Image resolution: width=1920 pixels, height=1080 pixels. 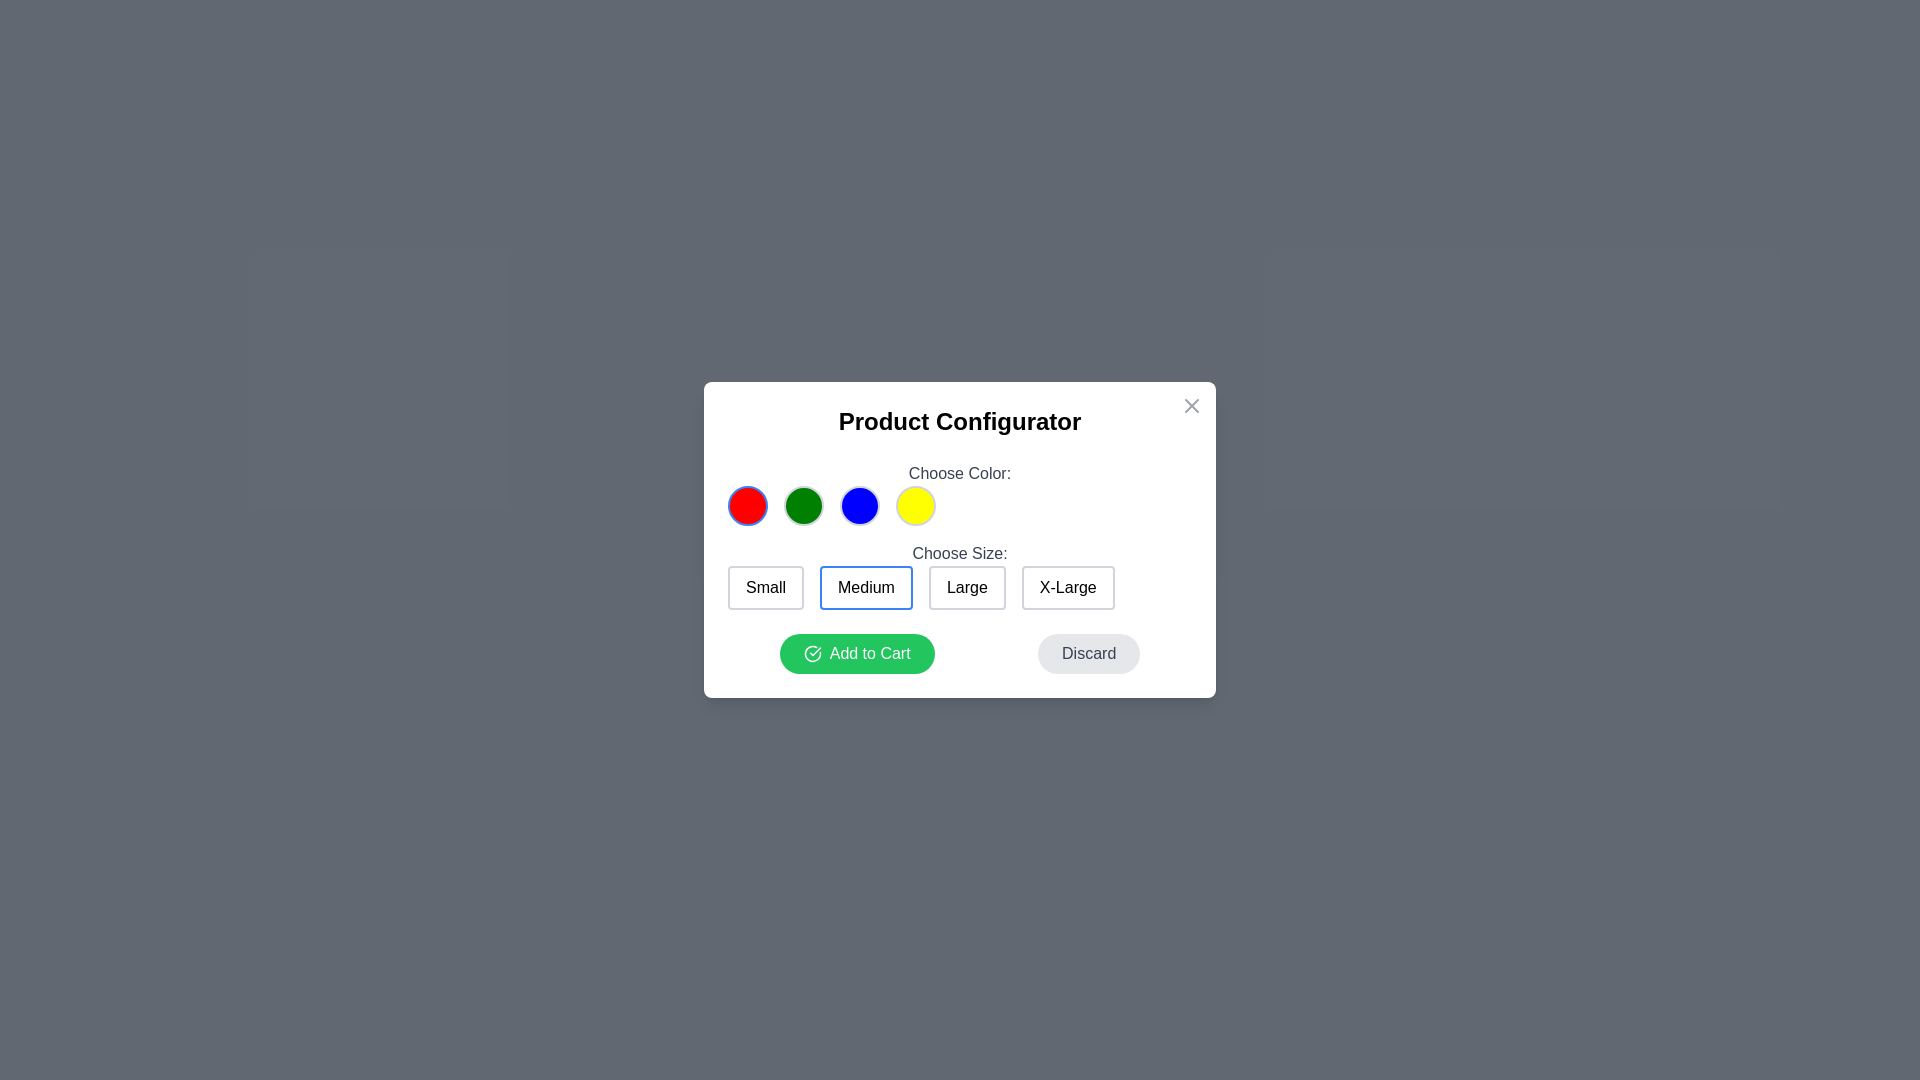 I want to click on the close button (an 'X' icon) located in the top-right corner of the 'Product Configurator' modal dialog, so click(x=1191, y=405).